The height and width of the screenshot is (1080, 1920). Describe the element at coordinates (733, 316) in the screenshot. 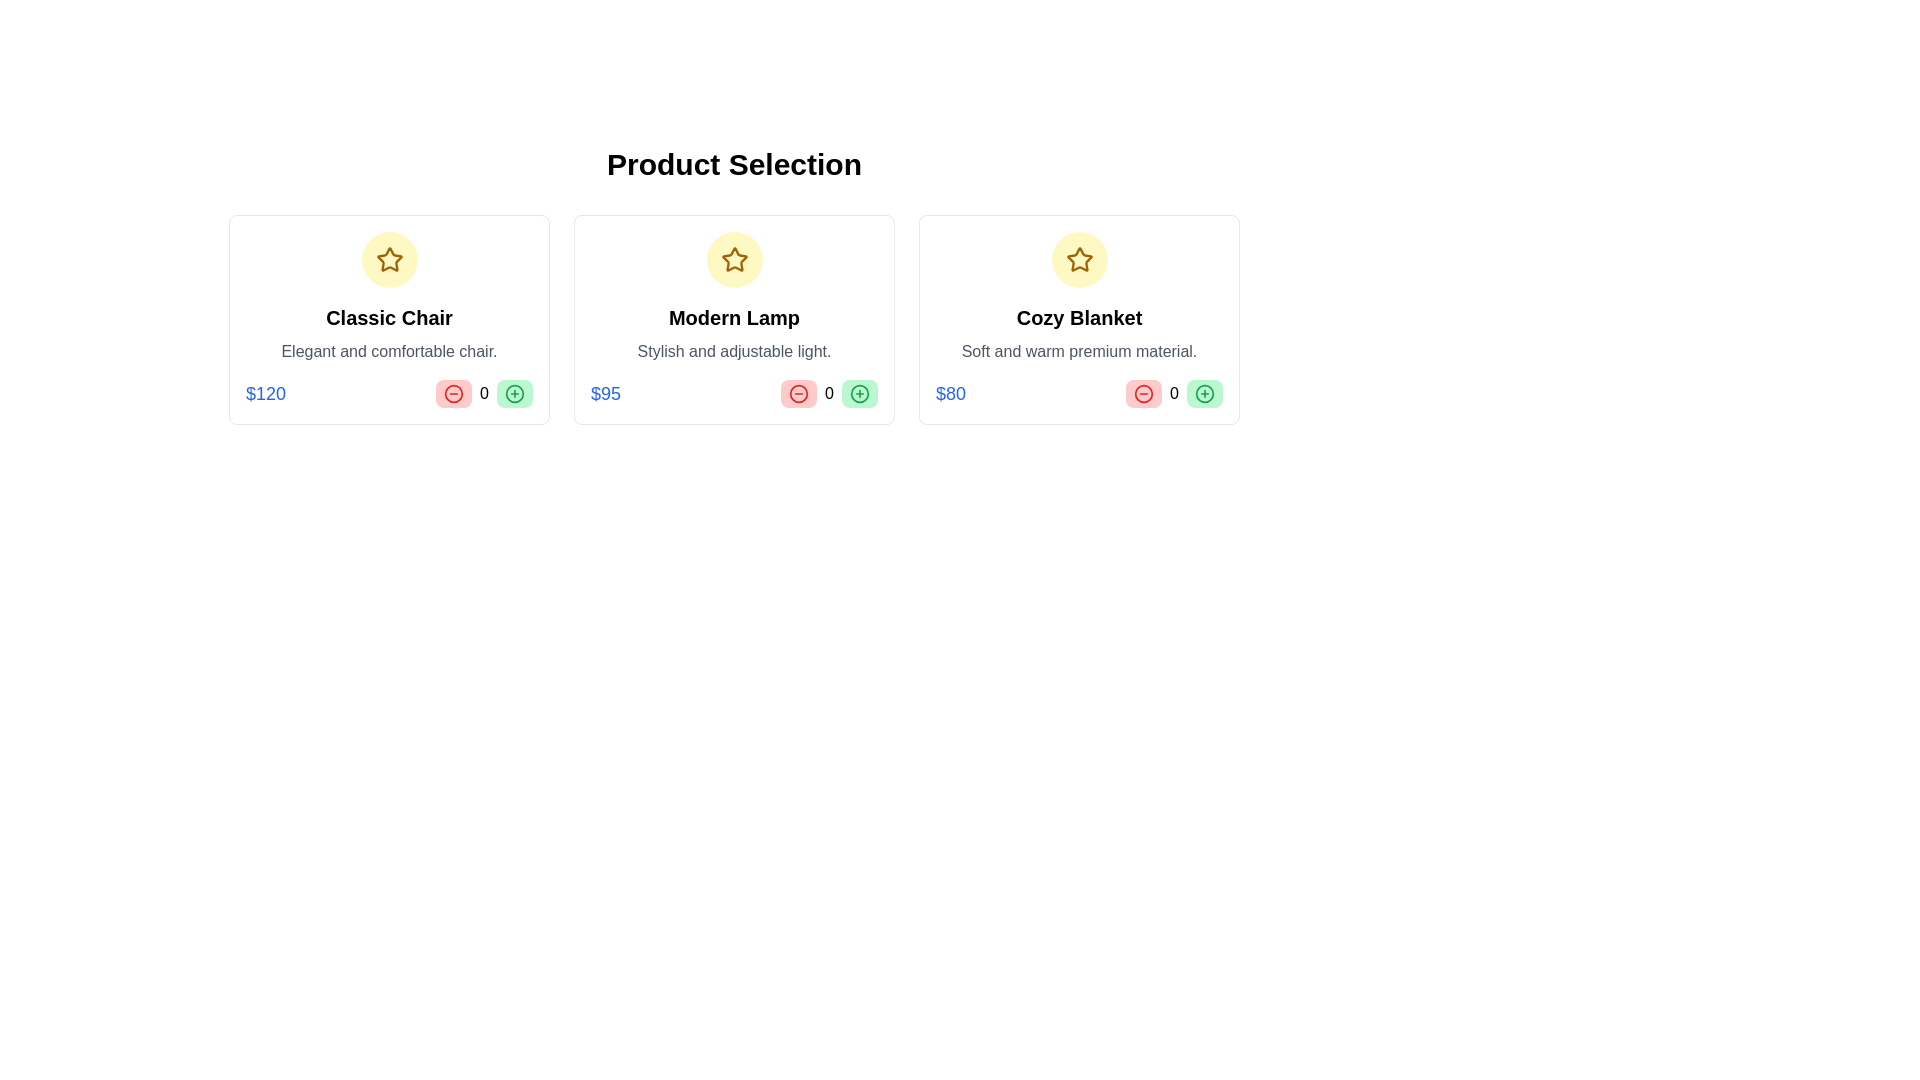

I see `the static text element labeled 'Modern Lamp'` at that location.